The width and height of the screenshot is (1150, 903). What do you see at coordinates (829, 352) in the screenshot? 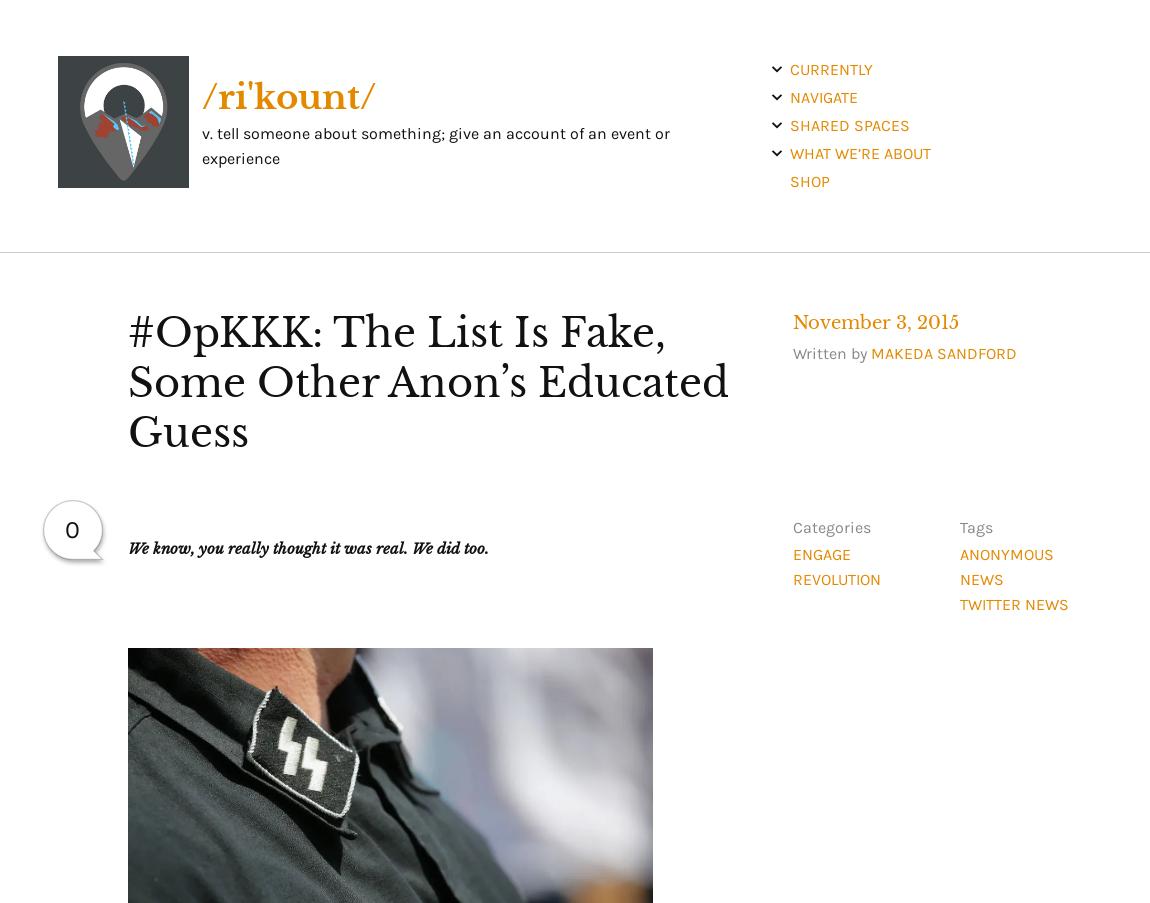
I see `'Written by'` at bounding box center [829, 352].